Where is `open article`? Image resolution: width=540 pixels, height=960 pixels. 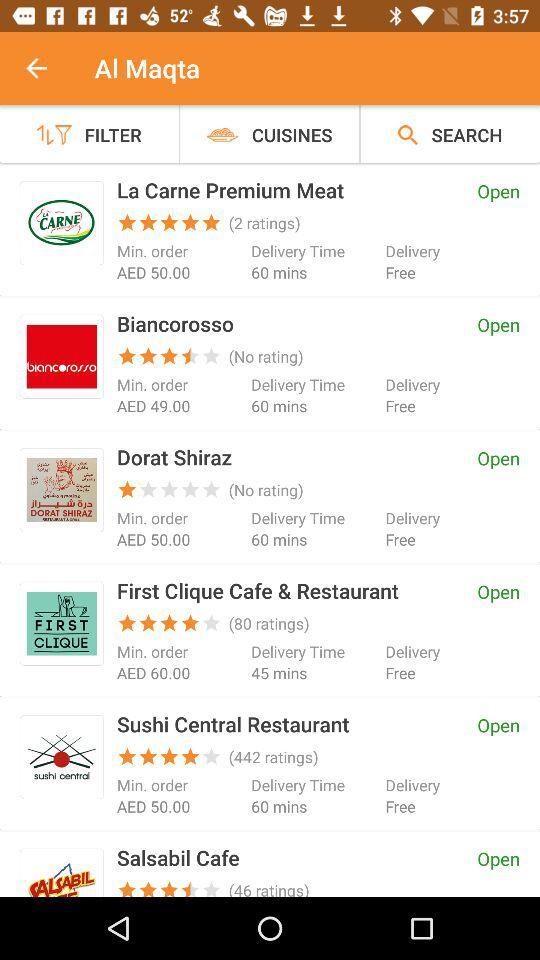 open article is located at coordinates (61, 356).